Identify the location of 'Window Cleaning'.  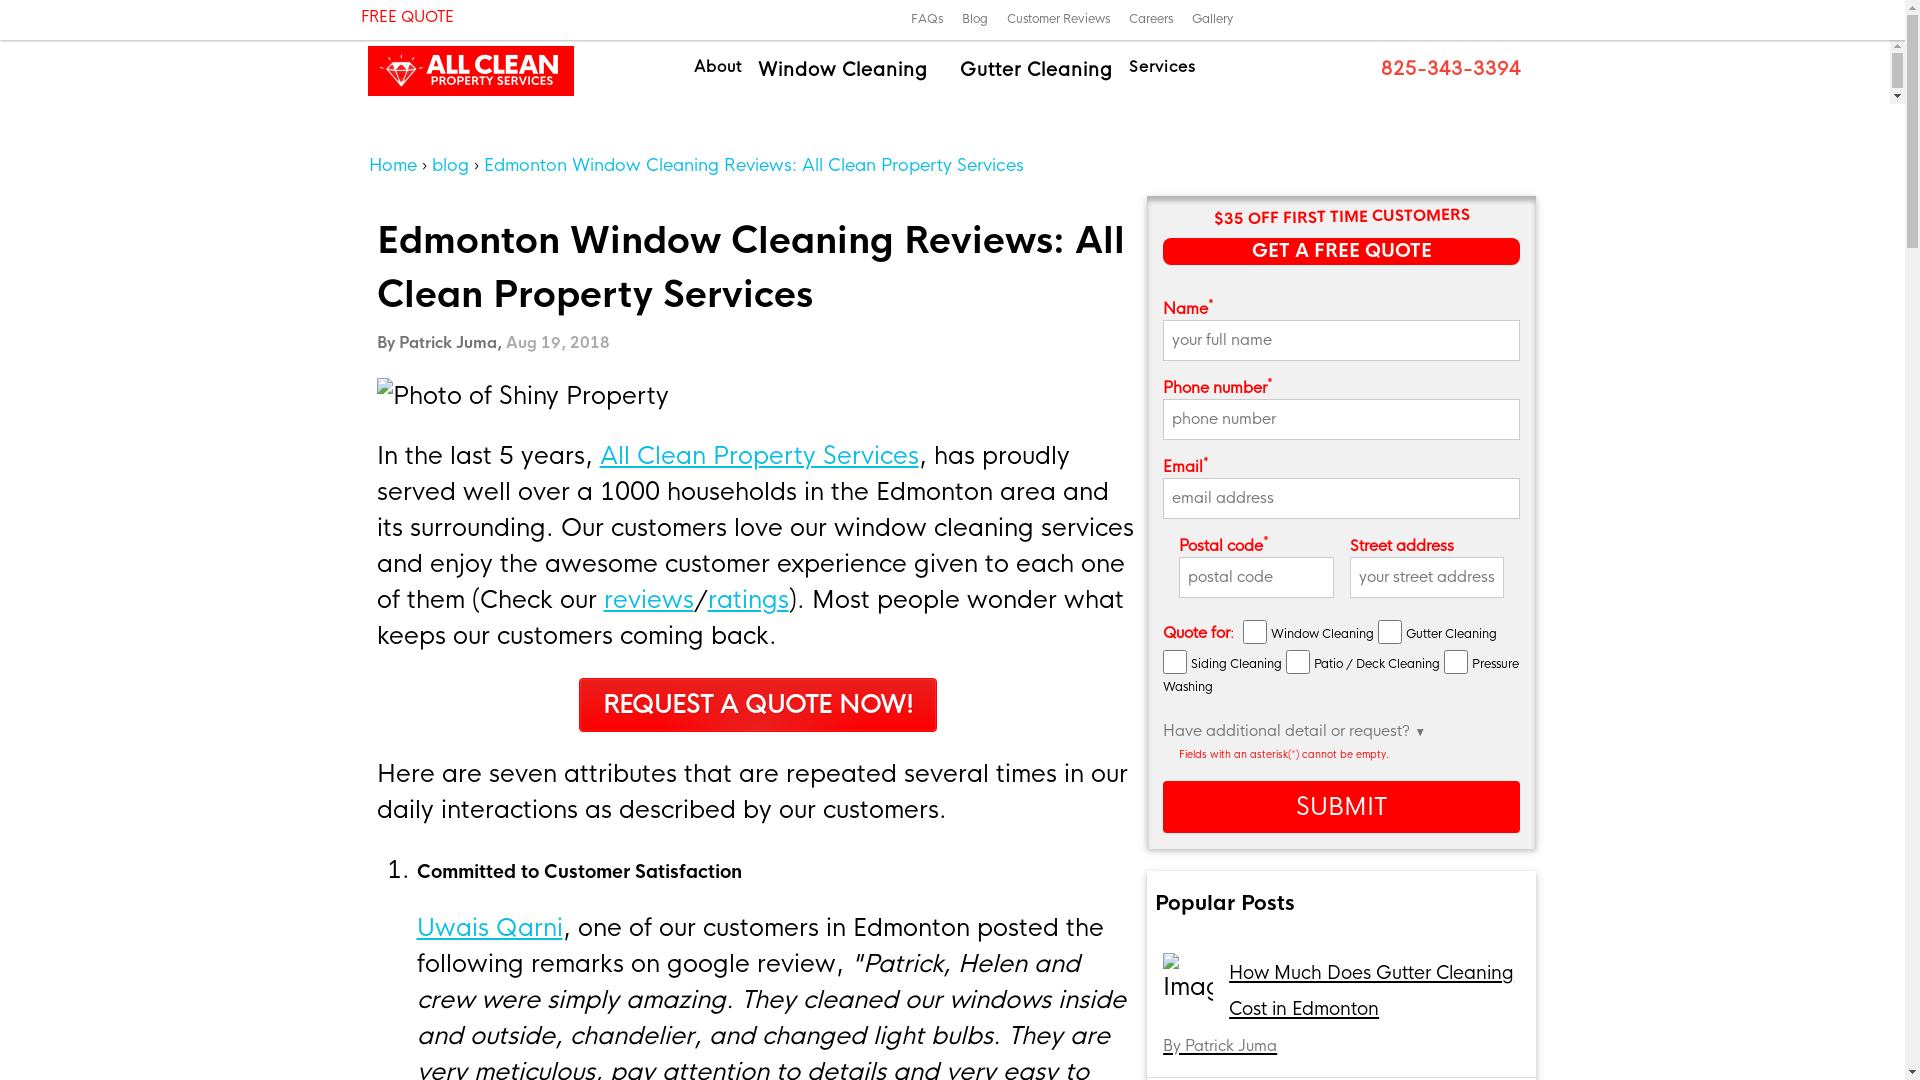
(748, 69).